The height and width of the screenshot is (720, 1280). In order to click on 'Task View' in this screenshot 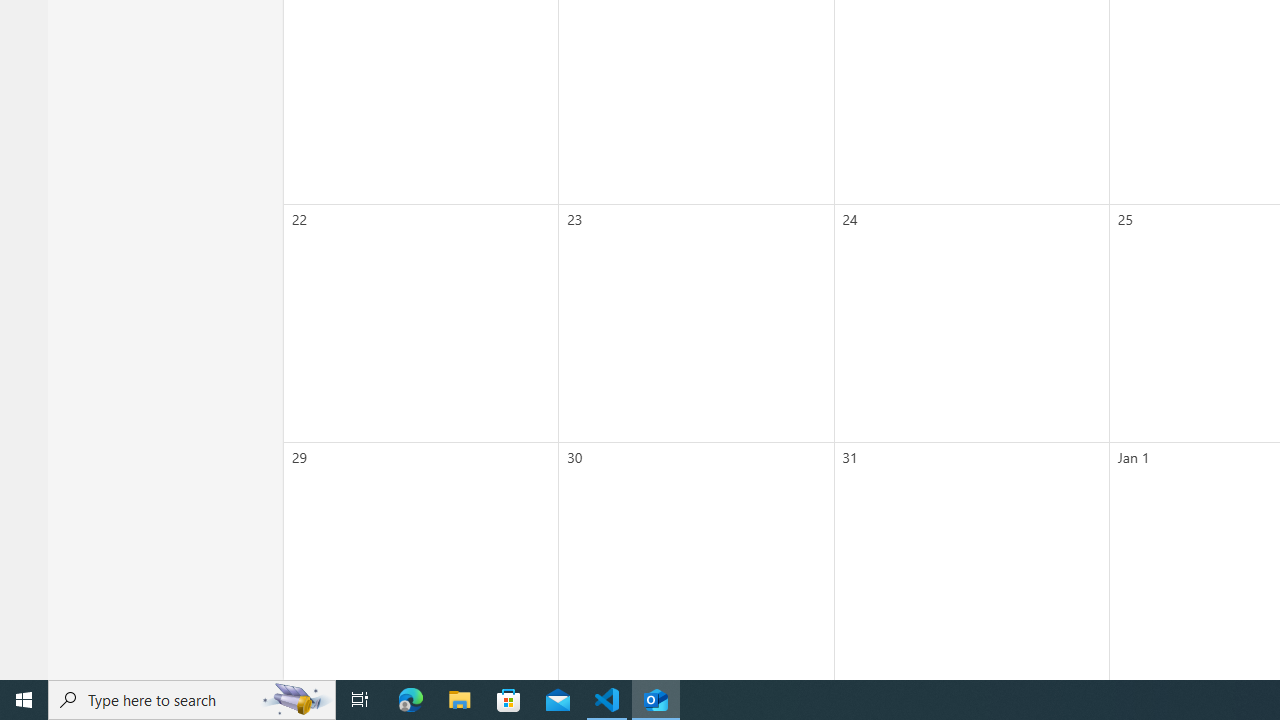, I will do `click(359, 698)`.